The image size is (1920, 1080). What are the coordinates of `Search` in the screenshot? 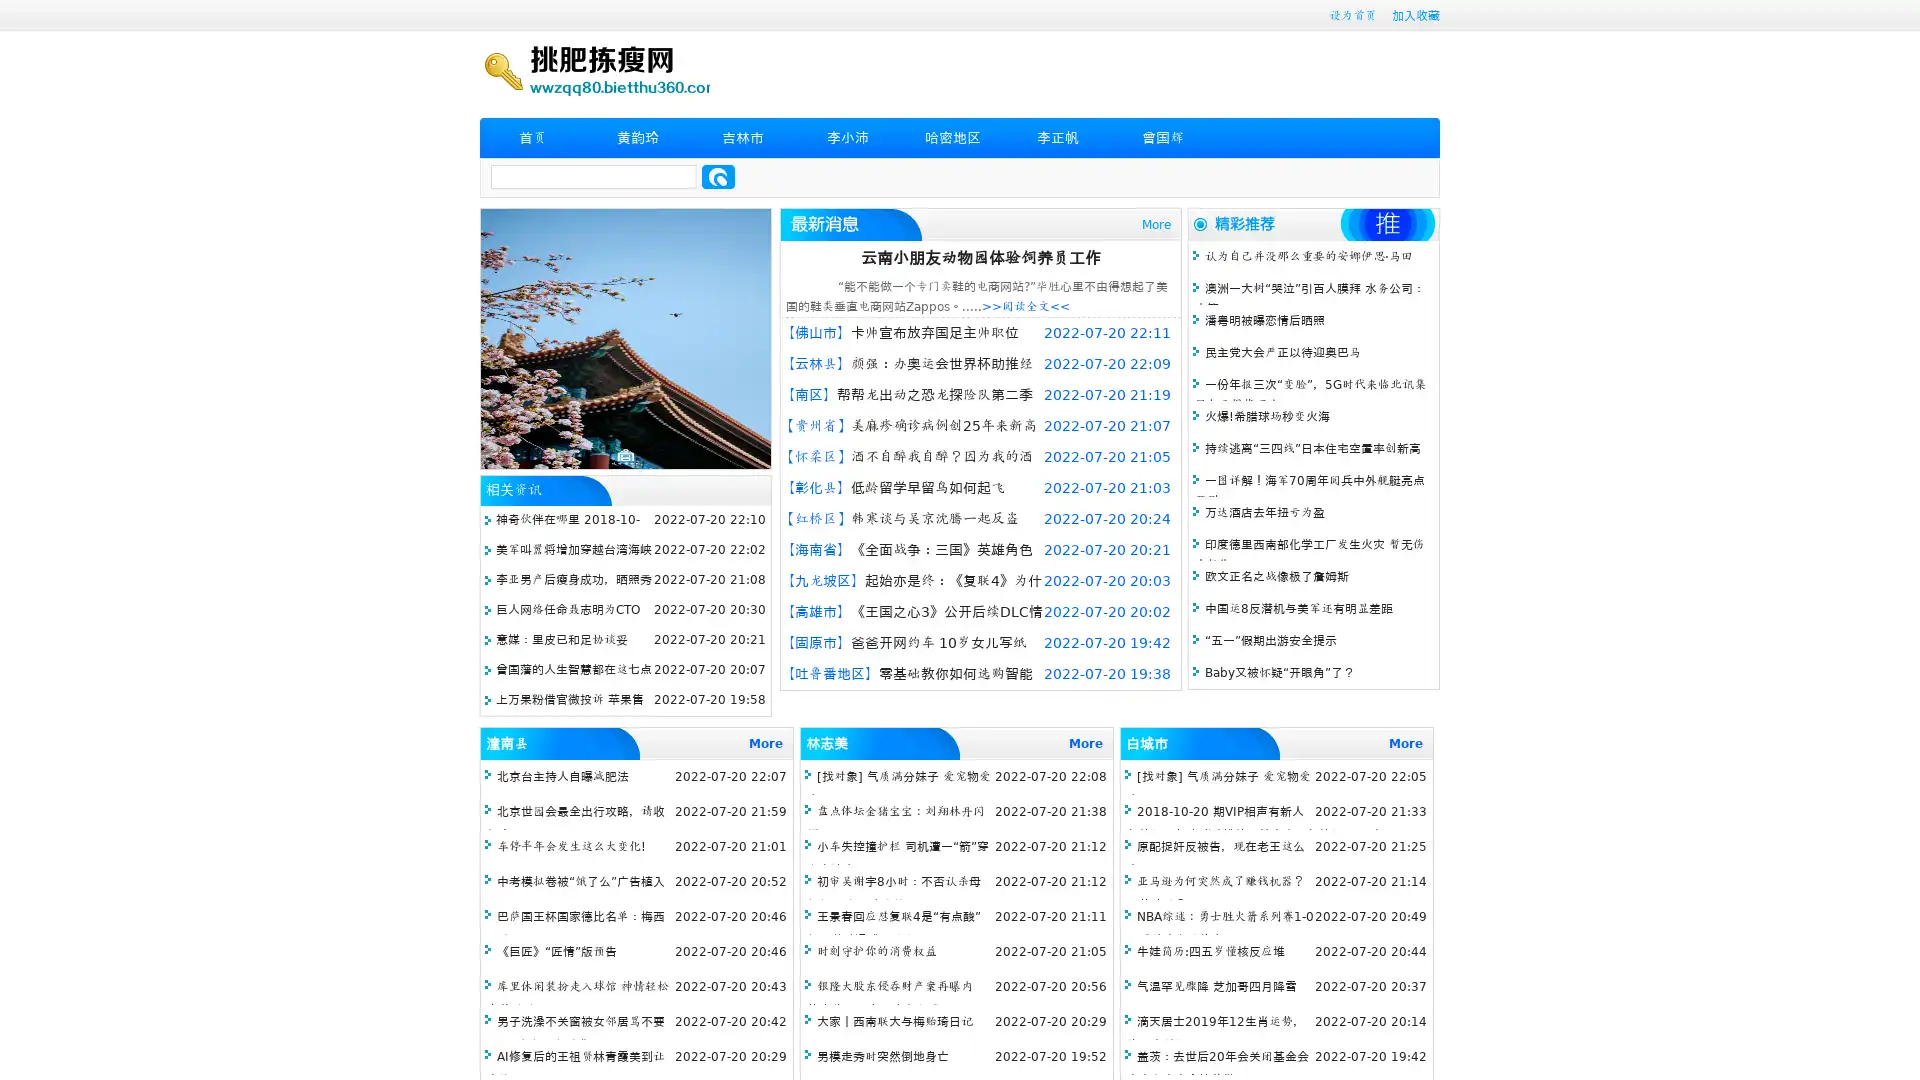 It's located at (718, 176).